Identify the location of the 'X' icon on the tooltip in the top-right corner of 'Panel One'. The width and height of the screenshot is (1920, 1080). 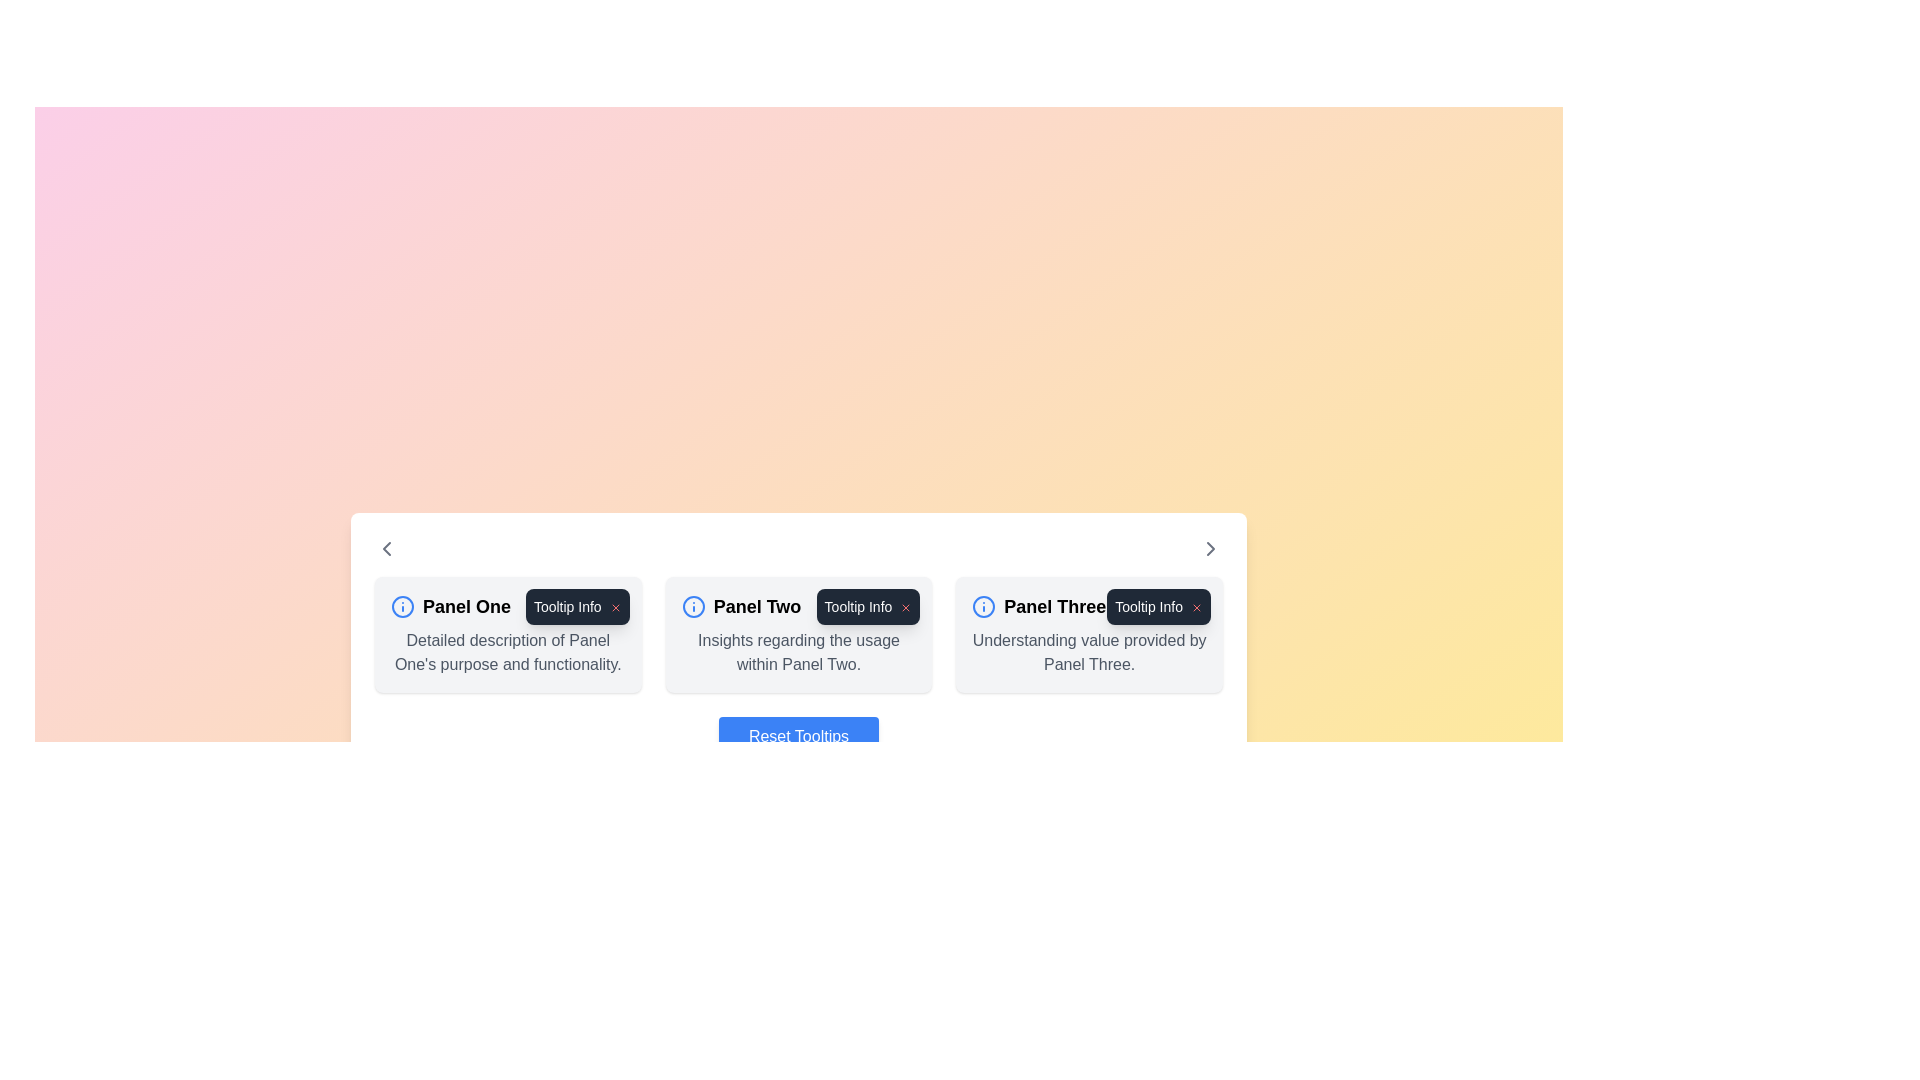
(576, 605).